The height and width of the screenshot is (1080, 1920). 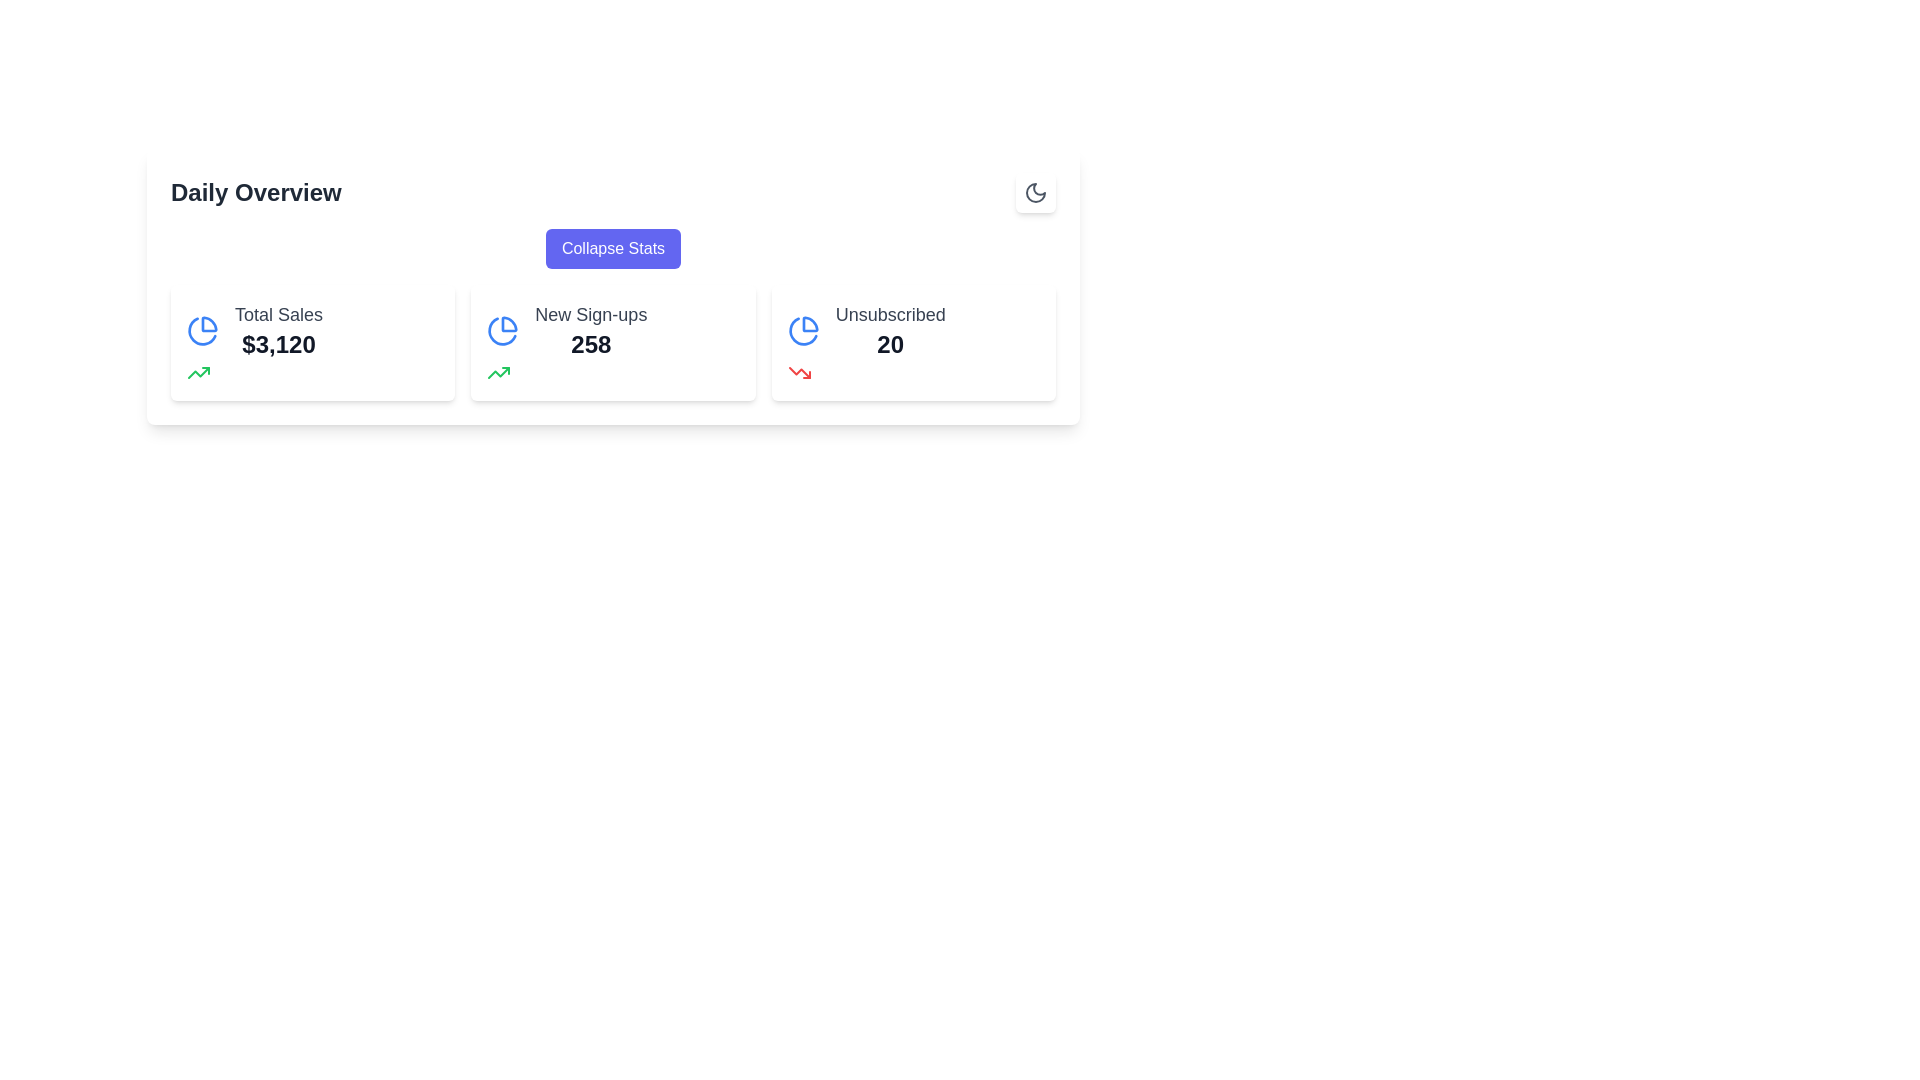 What do you see at coordinates (499, 373) in the screenshot?
I see `the upward trending arrow icon with a green stroke located in the 'Total Sales' card under the 'Daily Overview' section` at bounding box center [499, 373].